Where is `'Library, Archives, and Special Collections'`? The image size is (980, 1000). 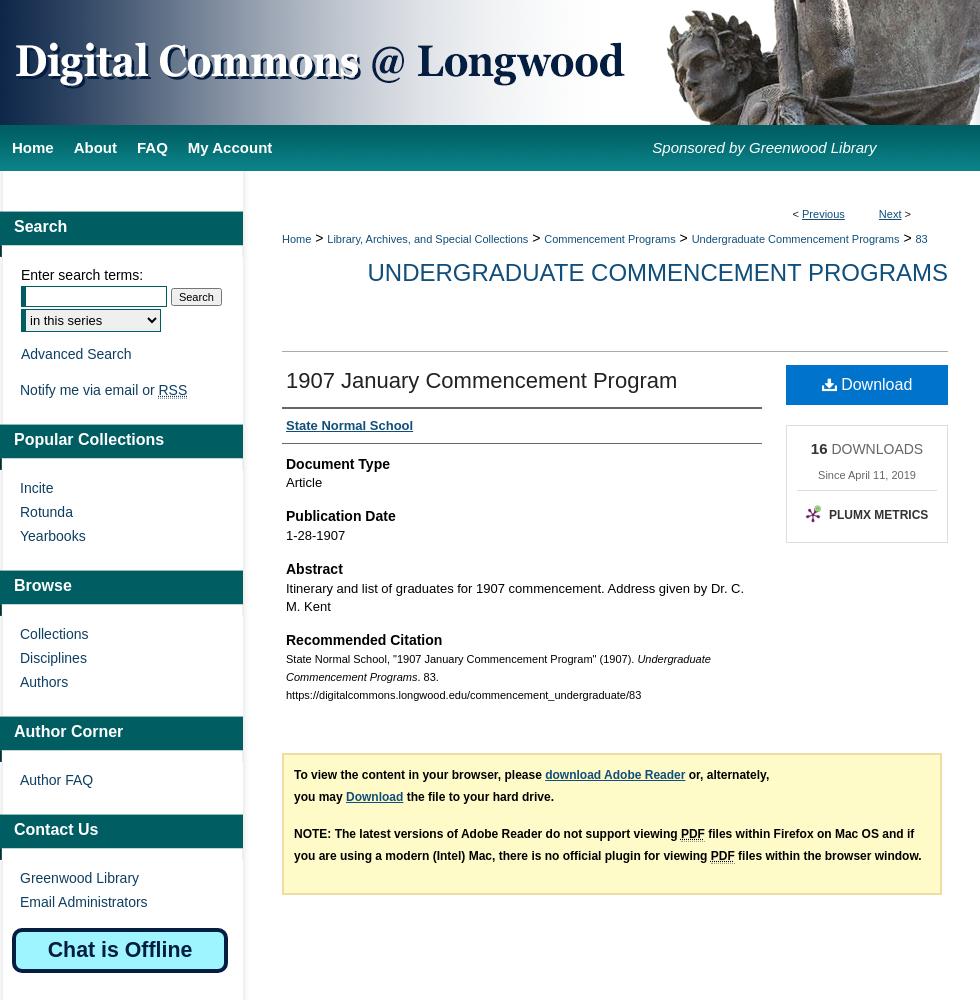
'Library, Archives, and Special Collections' is located at coordinates (427, 238).